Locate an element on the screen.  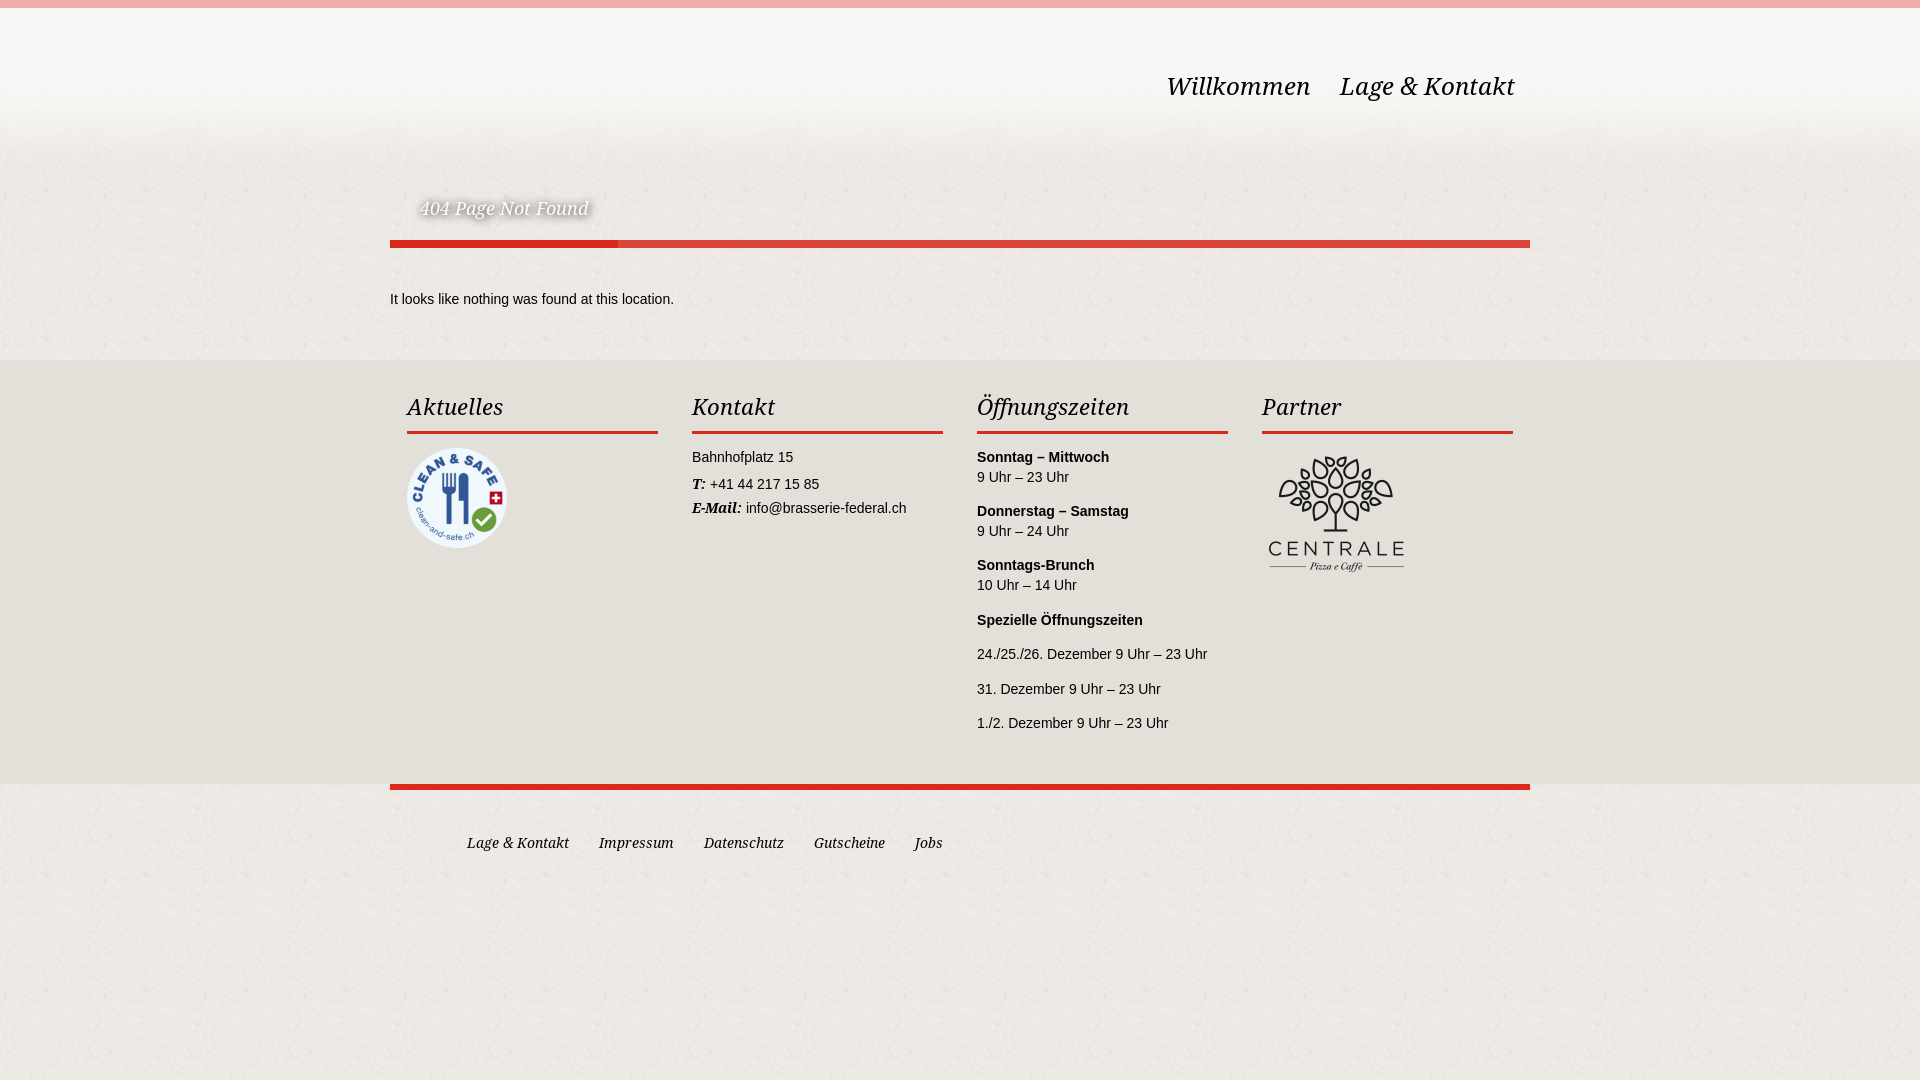
'Datenschutz' is located at coordinates (743, 843).